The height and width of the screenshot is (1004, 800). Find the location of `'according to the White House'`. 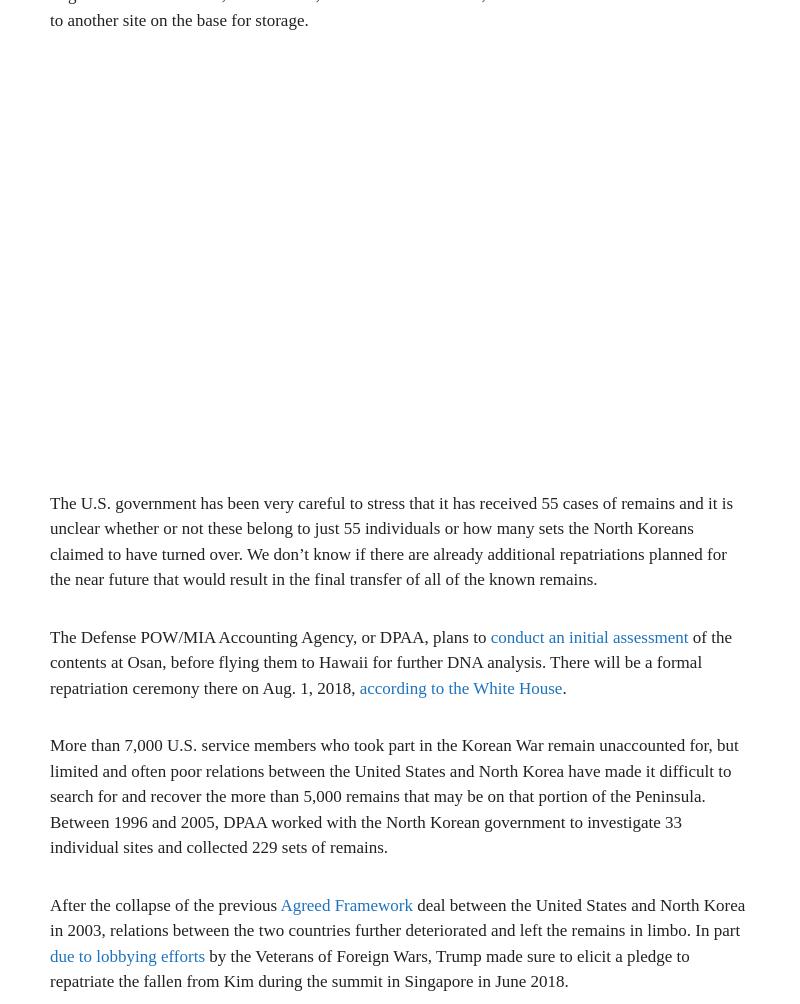

'according to the White House' is located at coordinates (459, 686).